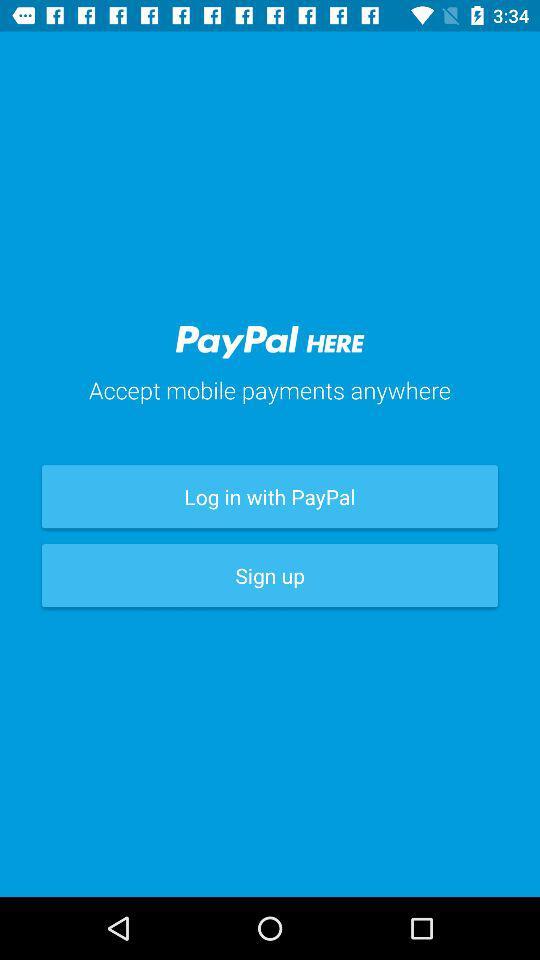 Image resolution: width=540 pixels, height=960 pixels. Describe the element at coordinates (270, 495) in the screenshot. I see `log in with` at that location.